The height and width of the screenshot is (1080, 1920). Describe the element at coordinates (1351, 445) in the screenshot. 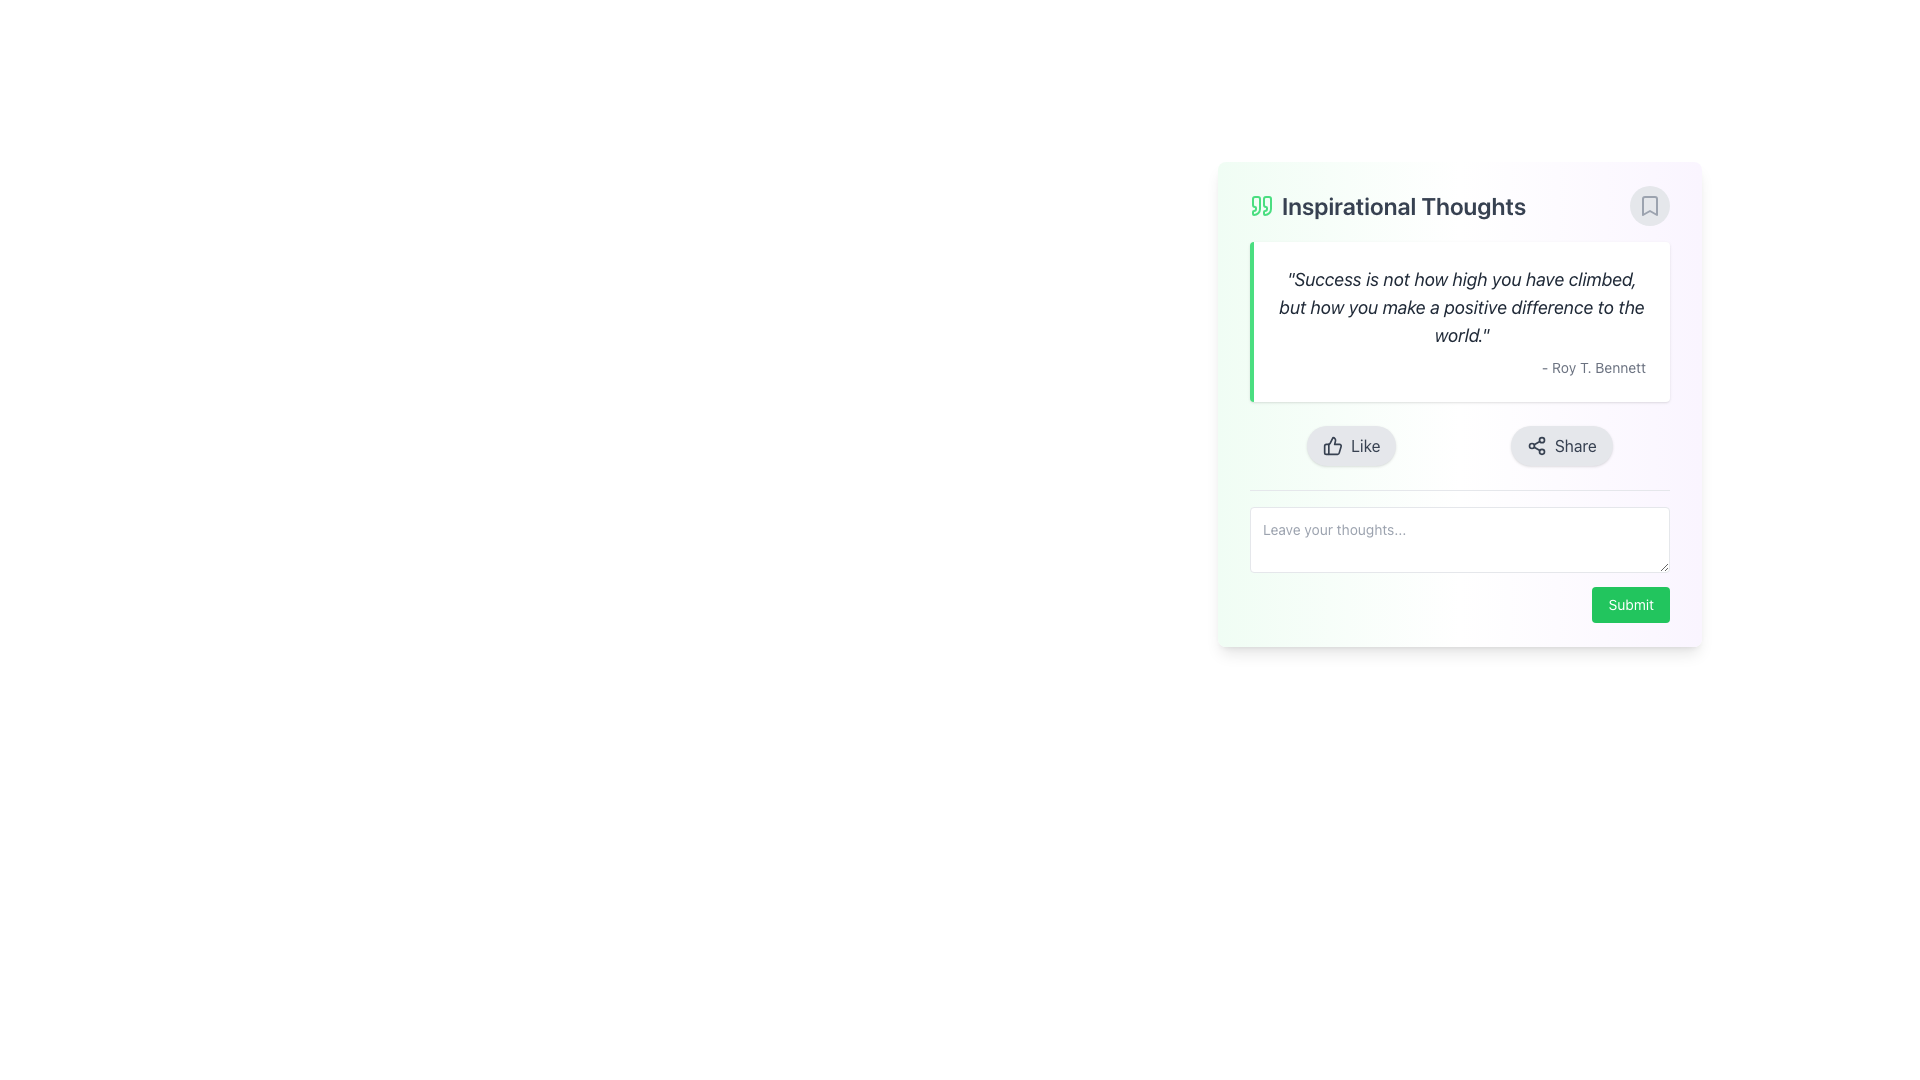

I see `the 'Like' button located in the 'Inspirational Thoughts' section, which is the first button on the left side, adjacent to the 'Share' button` at that location.